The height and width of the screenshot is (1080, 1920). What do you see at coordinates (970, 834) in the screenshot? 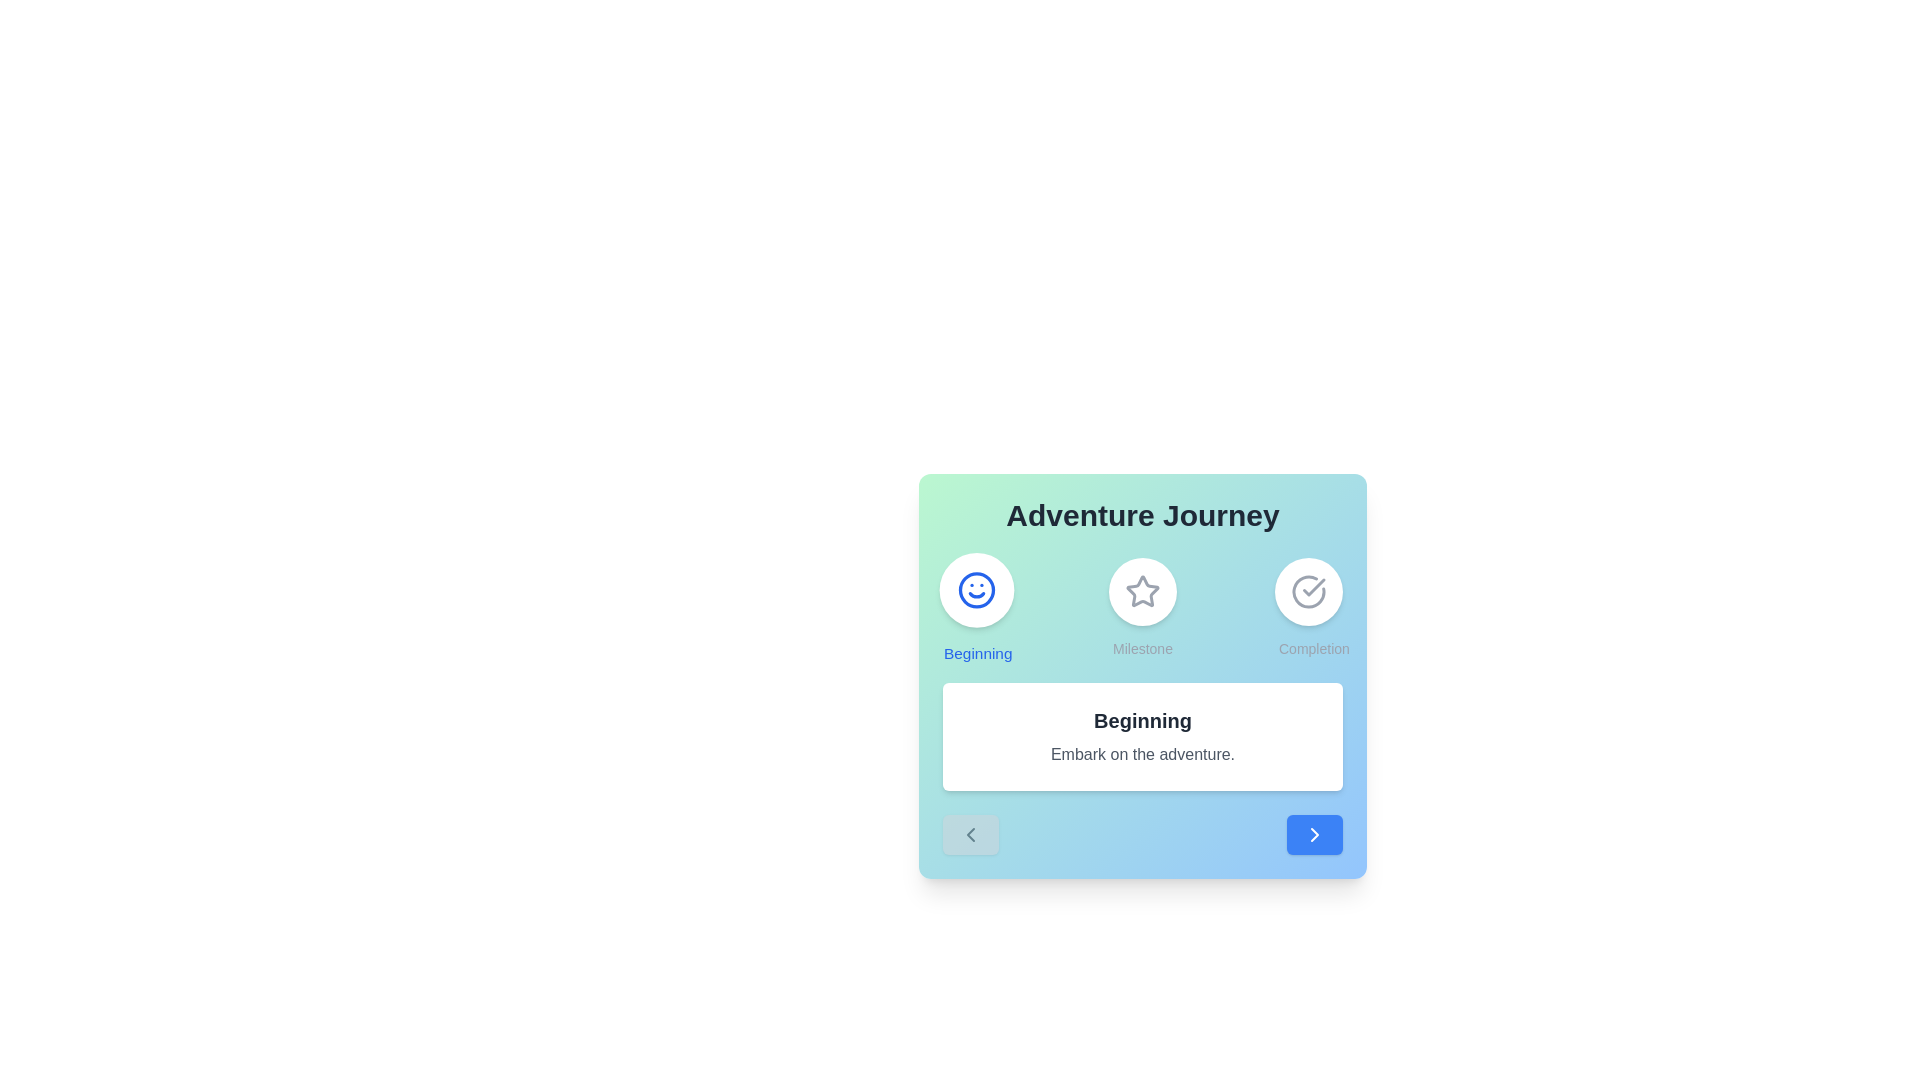
I see `the 'Previous' button to navigate to the previous stage` at bounding box center [970, 834].